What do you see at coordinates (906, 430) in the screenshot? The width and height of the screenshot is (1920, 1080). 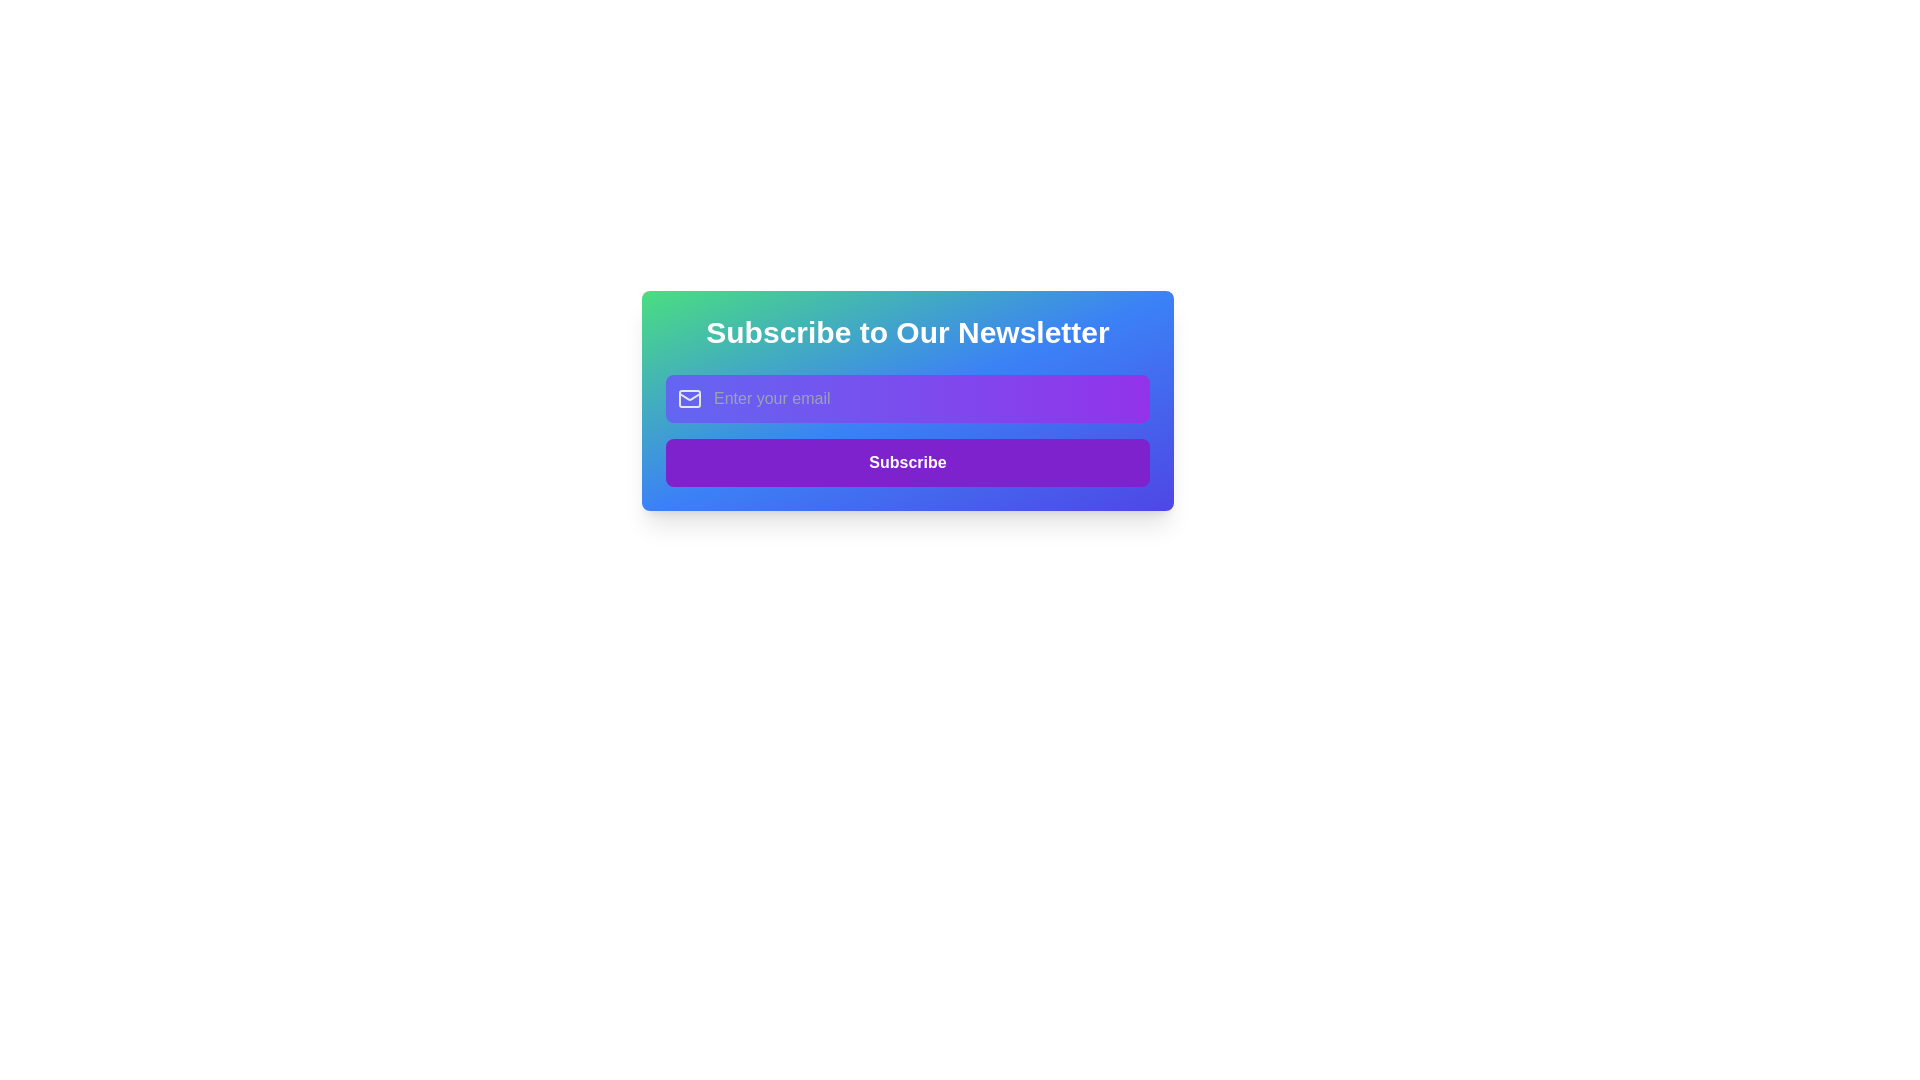 I see `the purple 'Subscribe' button with white text` at bounding box center [906, 430].